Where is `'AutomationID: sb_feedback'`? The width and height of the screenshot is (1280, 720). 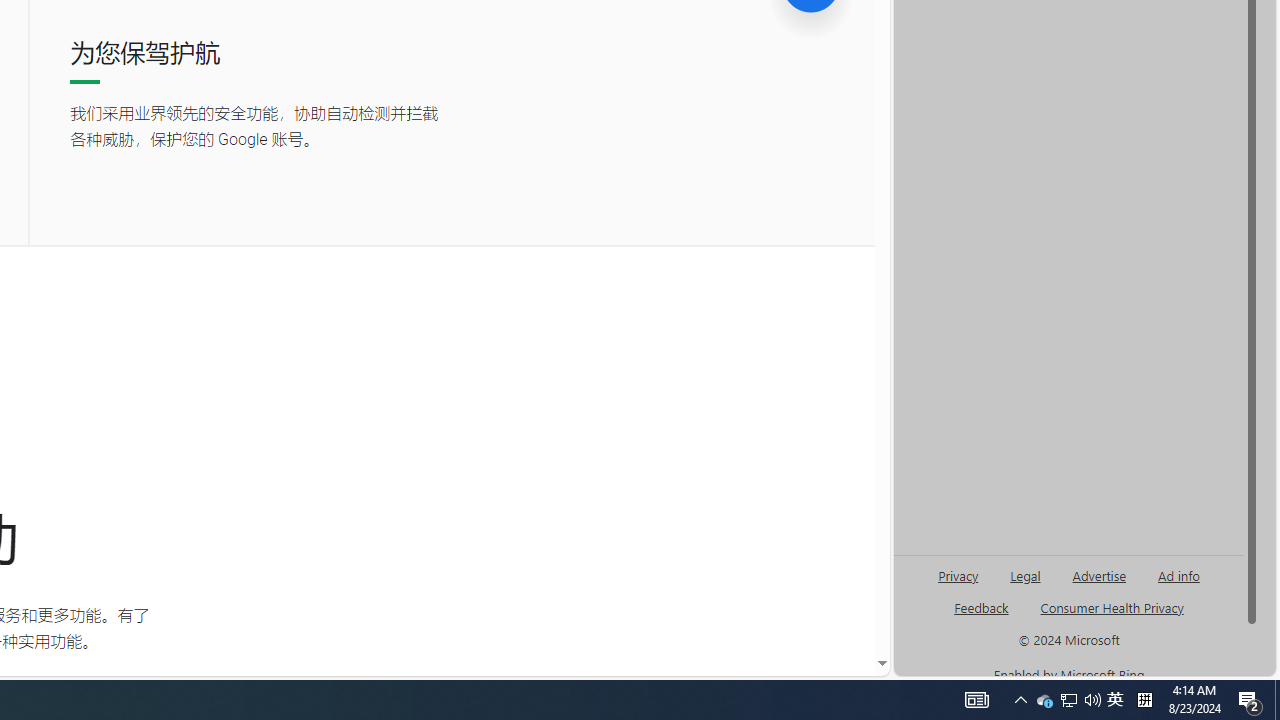 'AutomationID: sb_feedback' is located at coordinates (981, 606).